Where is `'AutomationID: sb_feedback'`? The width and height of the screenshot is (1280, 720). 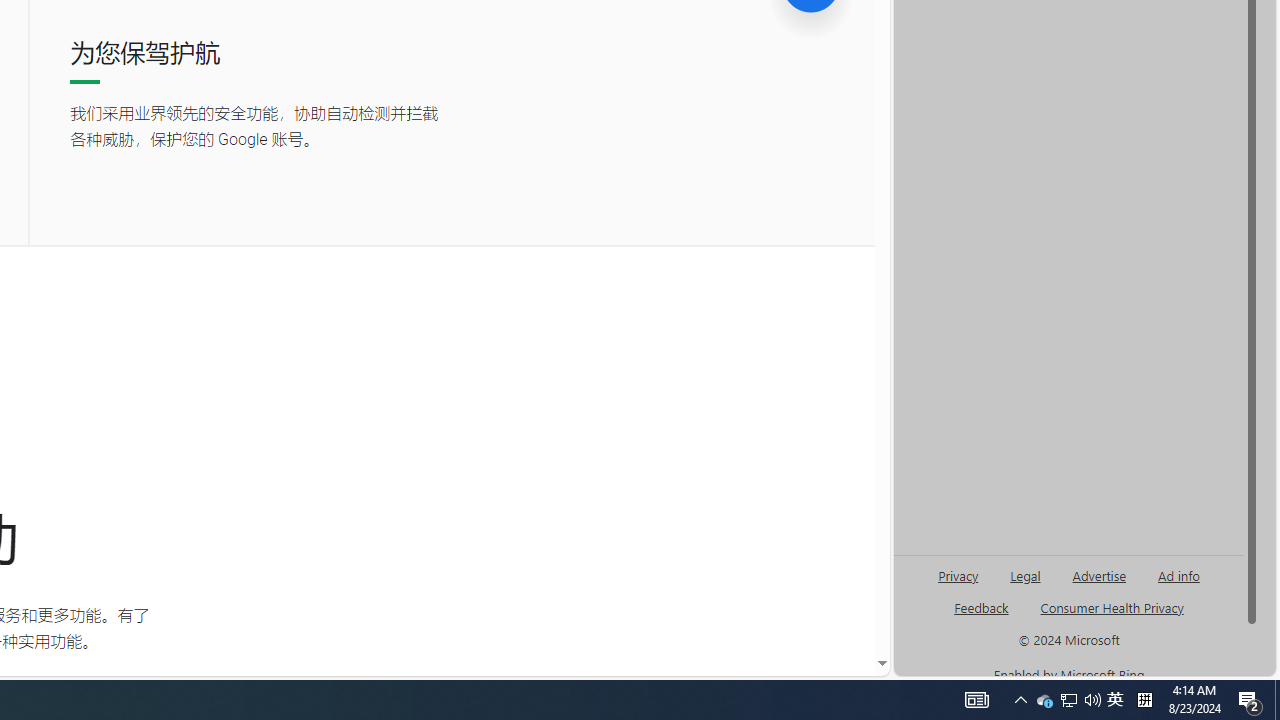 'AutomationID: sb_feedback' is located at coordinates (981, 606).